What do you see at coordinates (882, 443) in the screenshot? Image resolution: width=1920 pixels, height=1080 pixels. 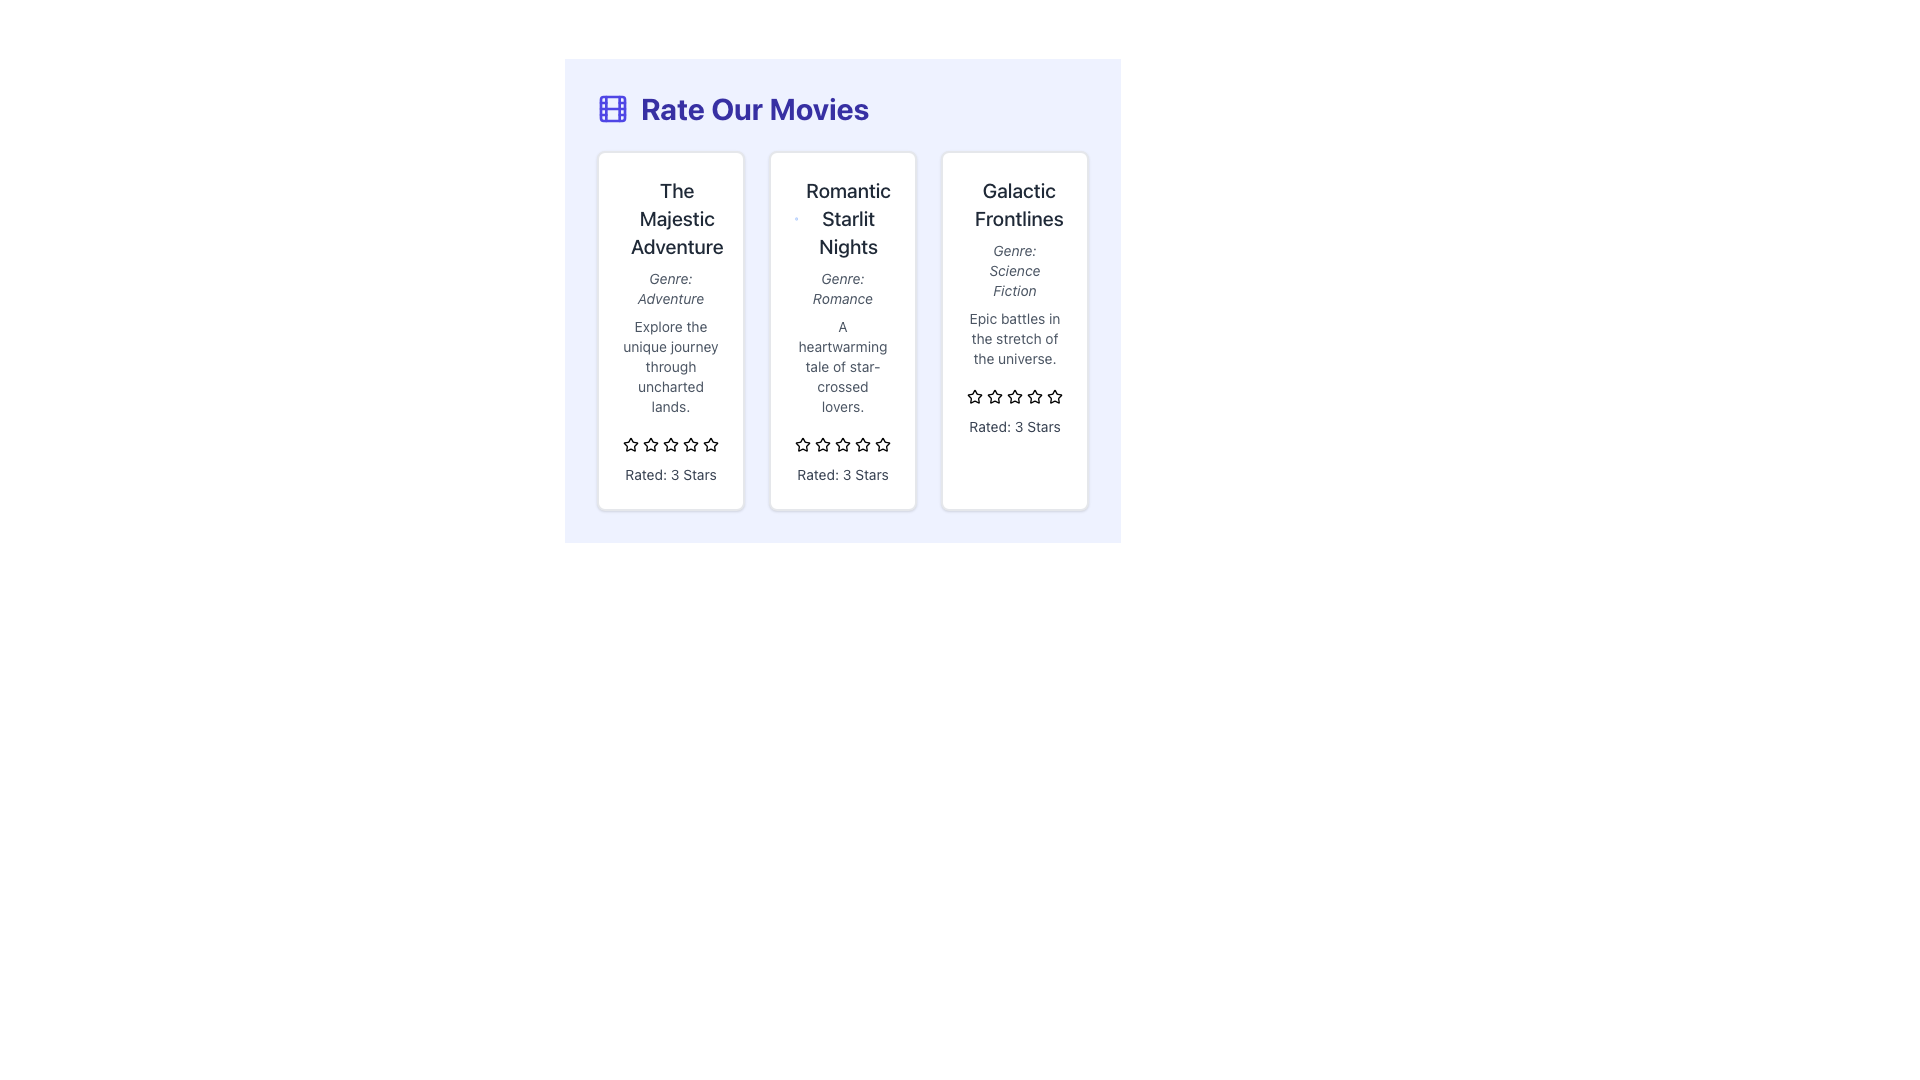 I see `the fifth star icon in the rating system of the 'Romantic Starlit Nights' panel to rate it` at bounding box center [882, 443].